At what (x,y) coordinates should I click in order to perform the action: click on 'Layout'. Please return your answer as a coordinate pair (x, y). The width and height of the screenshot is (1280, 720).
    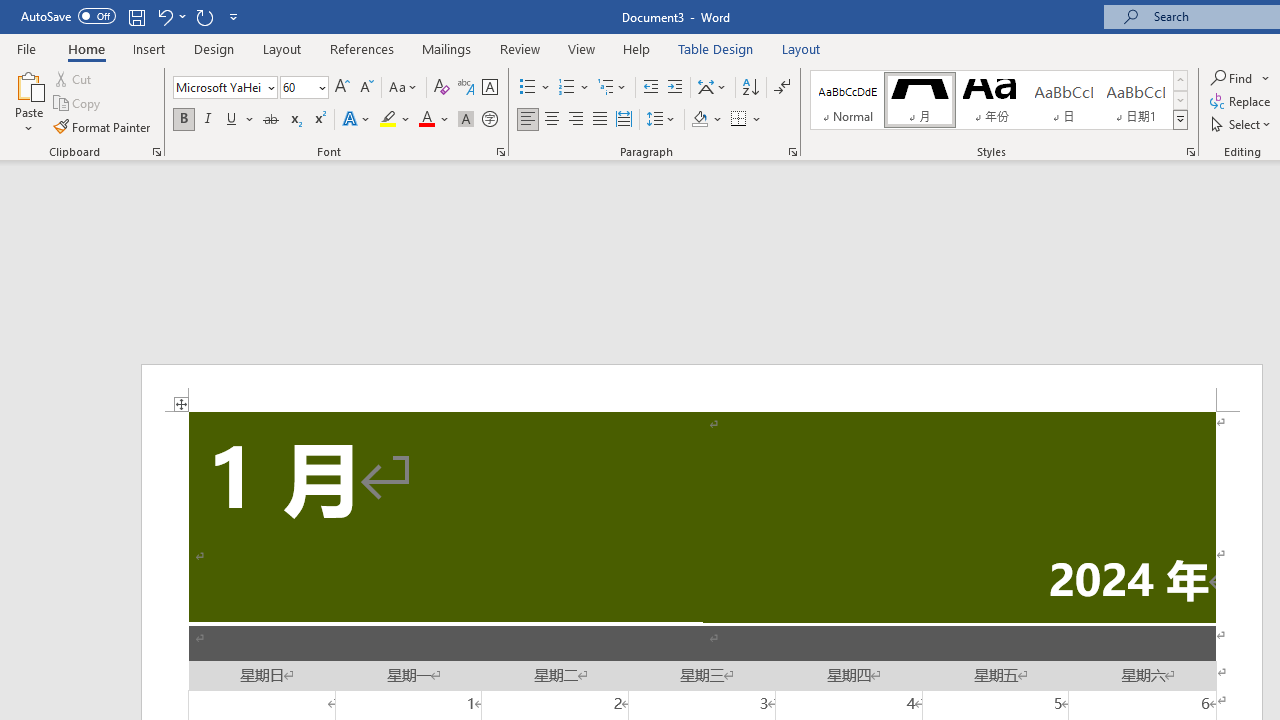
    Looking at the image, I should click on (801, 48).